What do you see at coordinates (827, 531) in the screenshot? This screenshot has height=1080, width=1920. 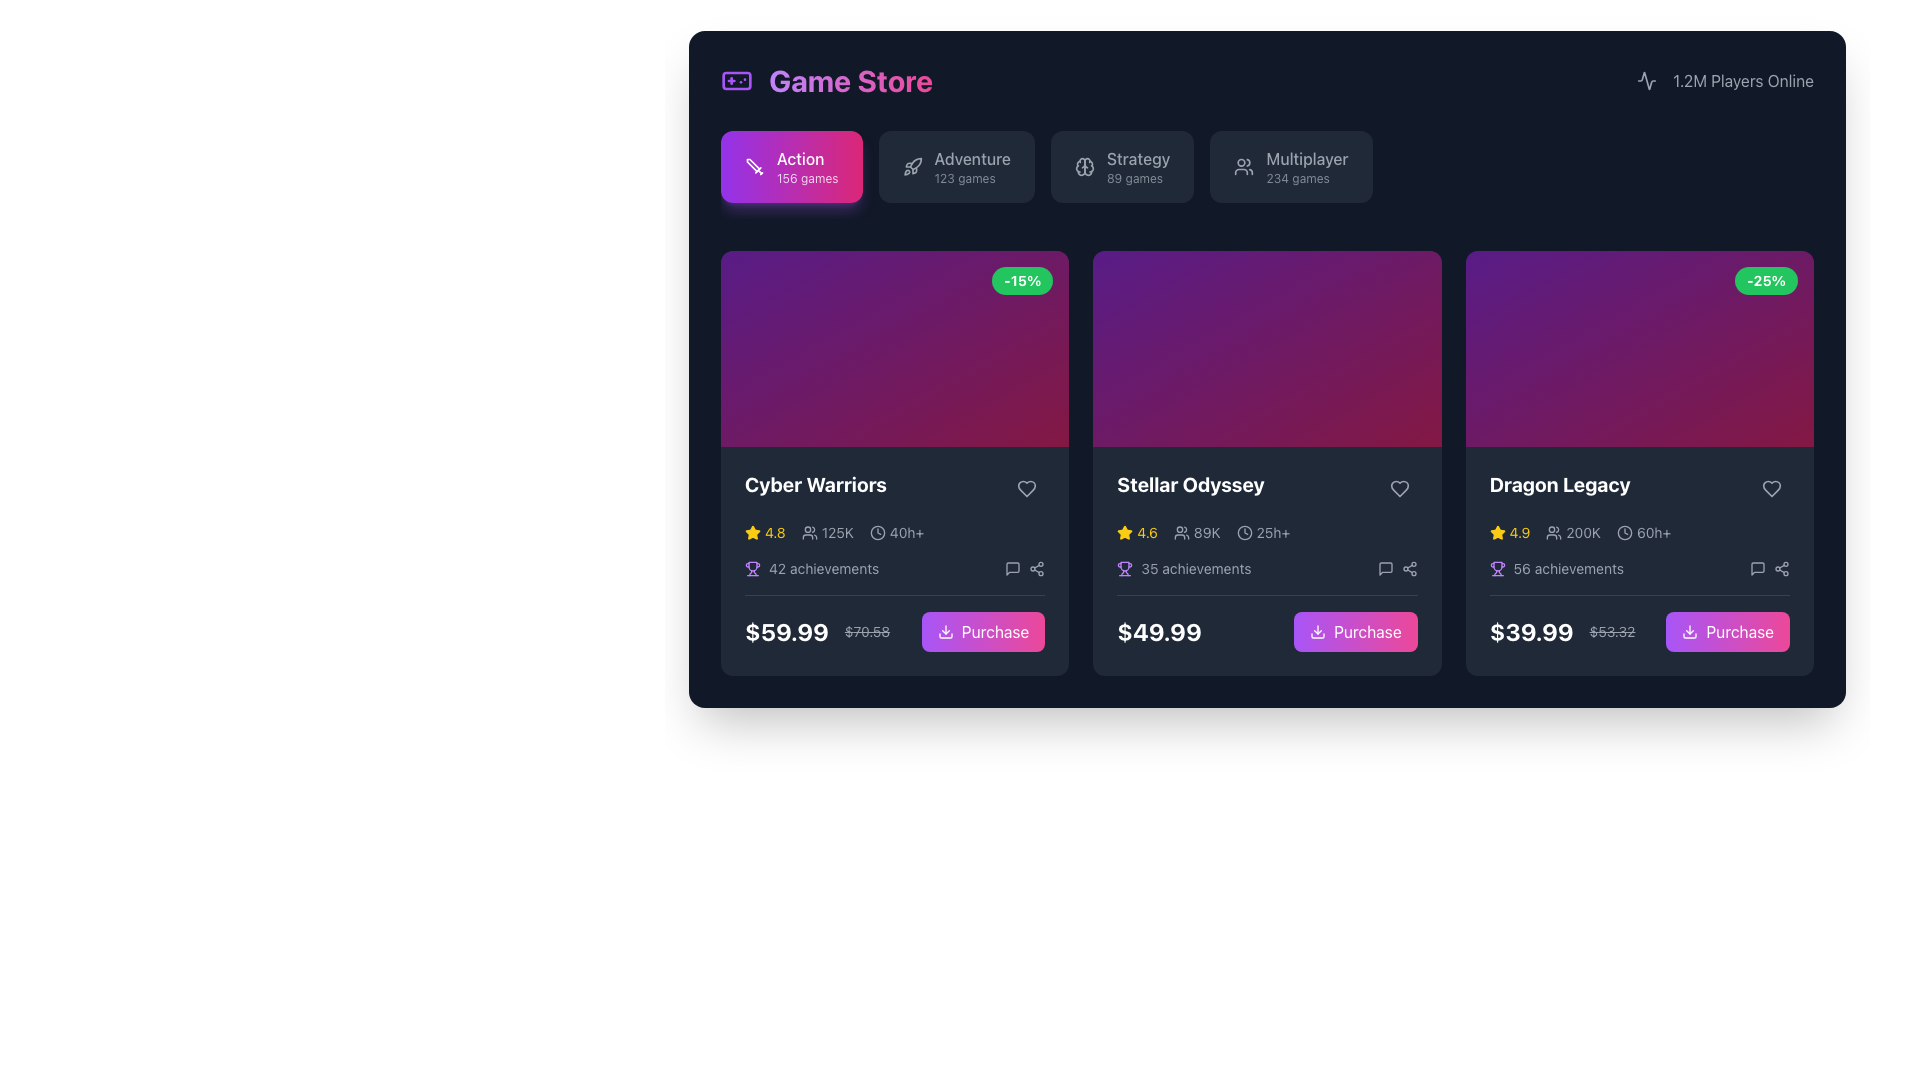 I see `the text with icon group displaying '125K', which is styled in gray with a digital font and is positioned between the yellow star rating ('4.8') and the gray text ('40h+') in the statistics bar below the 'Cyber Warriors' title` at bounding box center [827, 531].